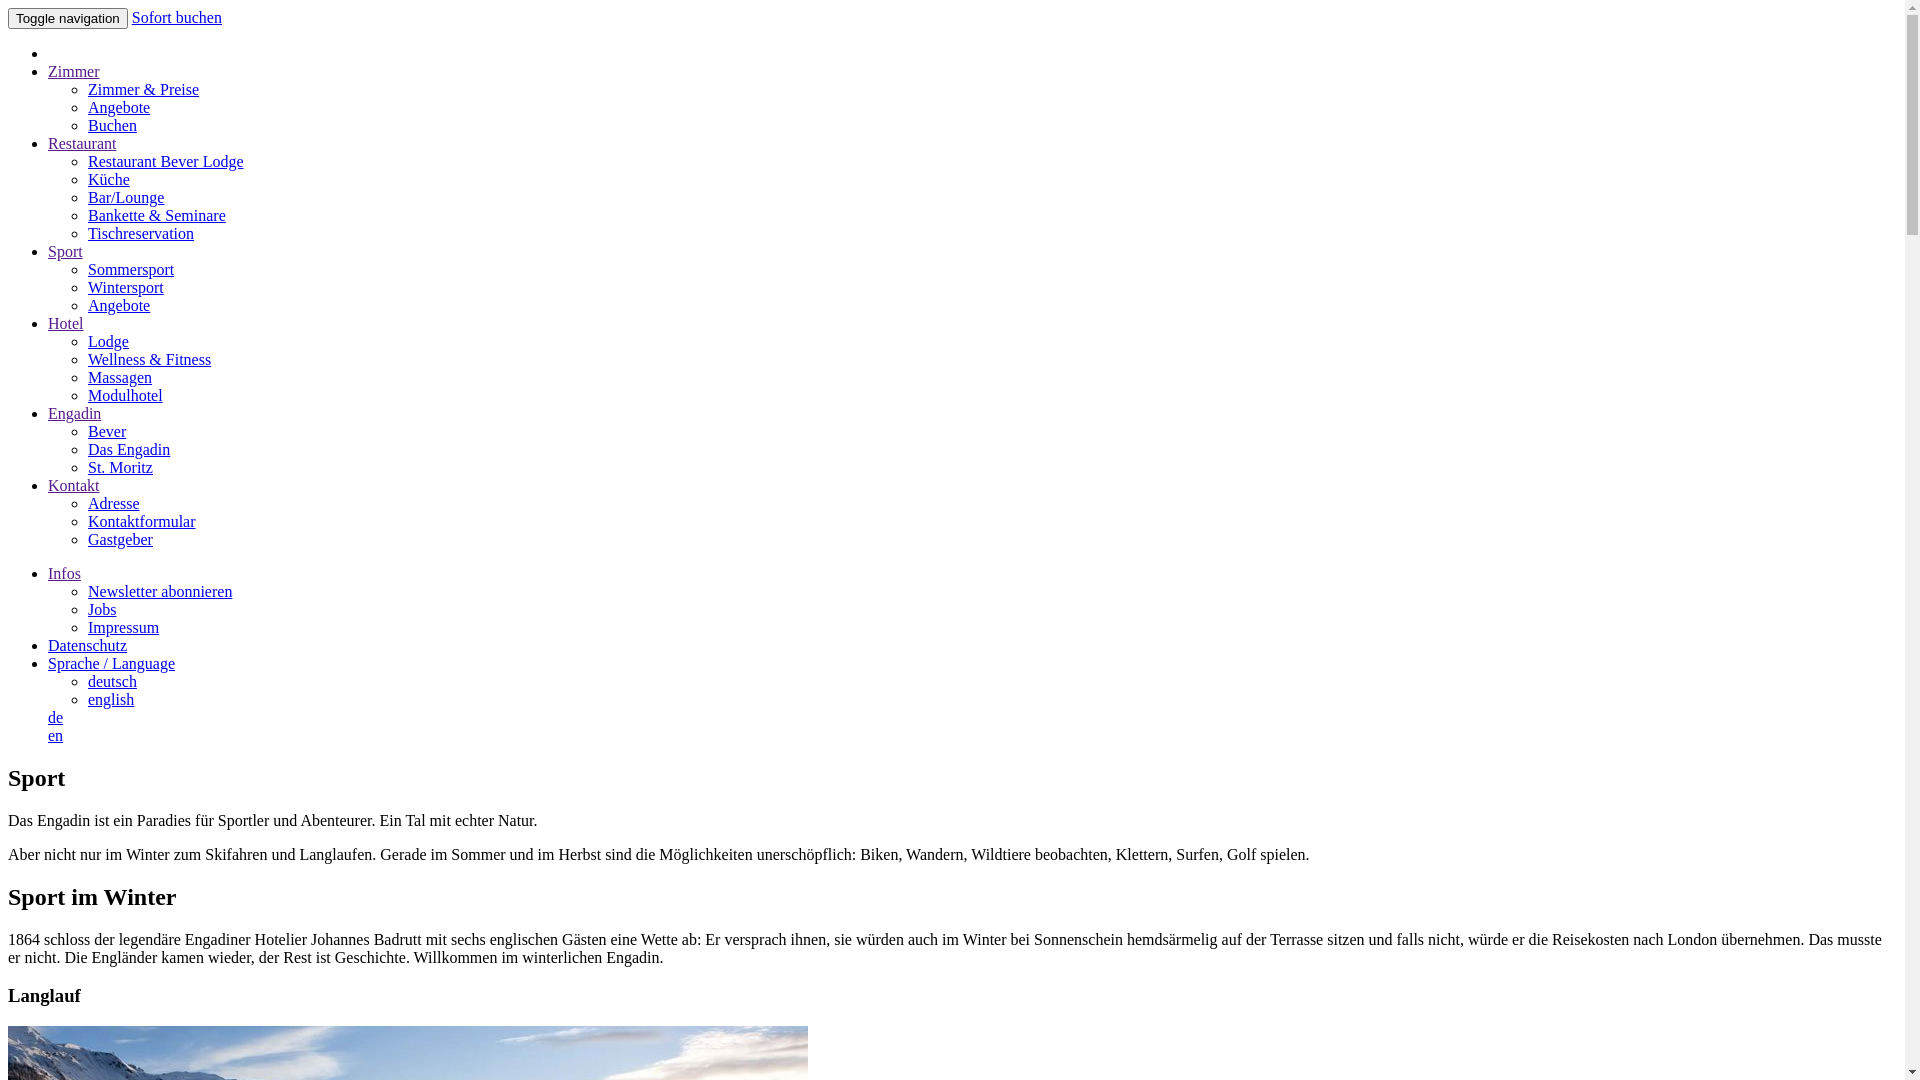  What do you see at coordinates (111, 125) in the screenshot?
I see `'Buchen'` at bounding box center [111, 125].